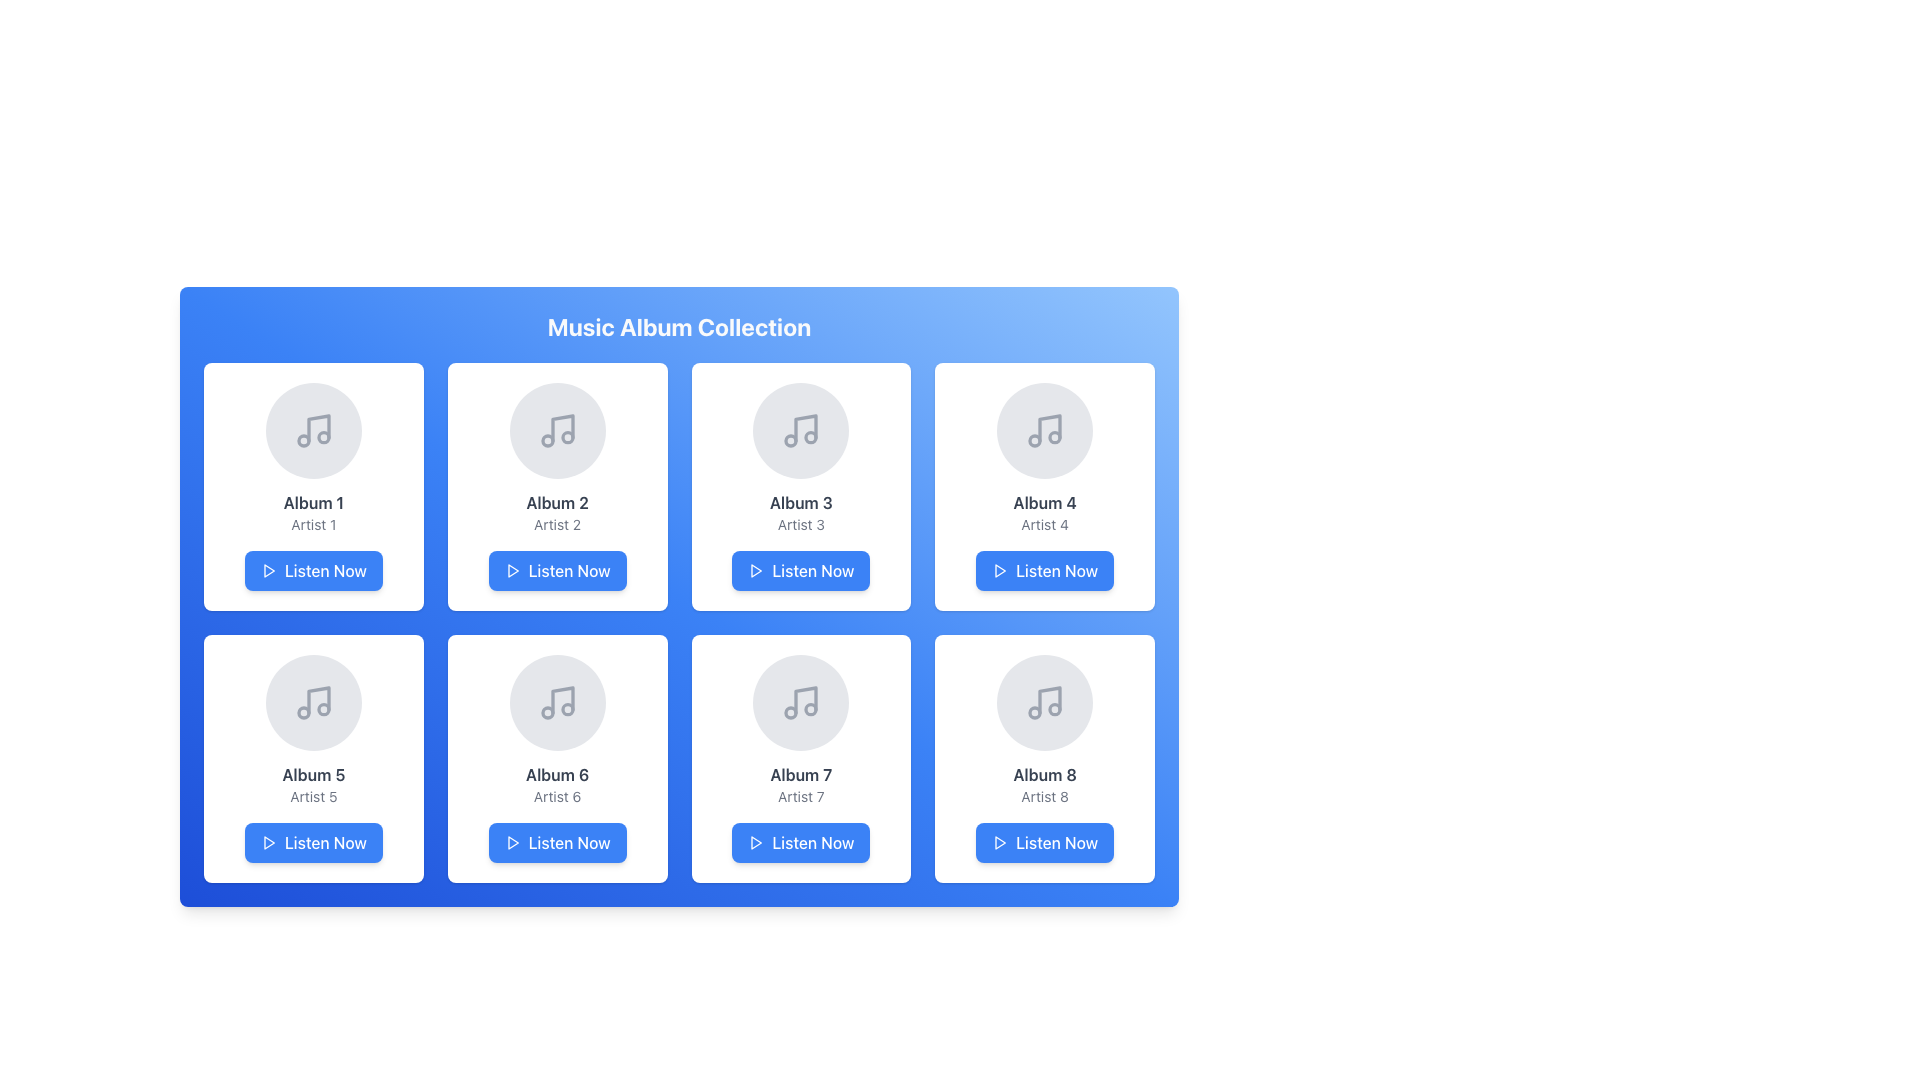 The height and width of the screenshot is (1080, 1920). Describe the element at coordinates (557, 570) in the screenshot. I see `the blue rectangular button labeled 'Listen Now' with a play icon to play the associated album in the second card of the 3x3 grid layout` at that location.